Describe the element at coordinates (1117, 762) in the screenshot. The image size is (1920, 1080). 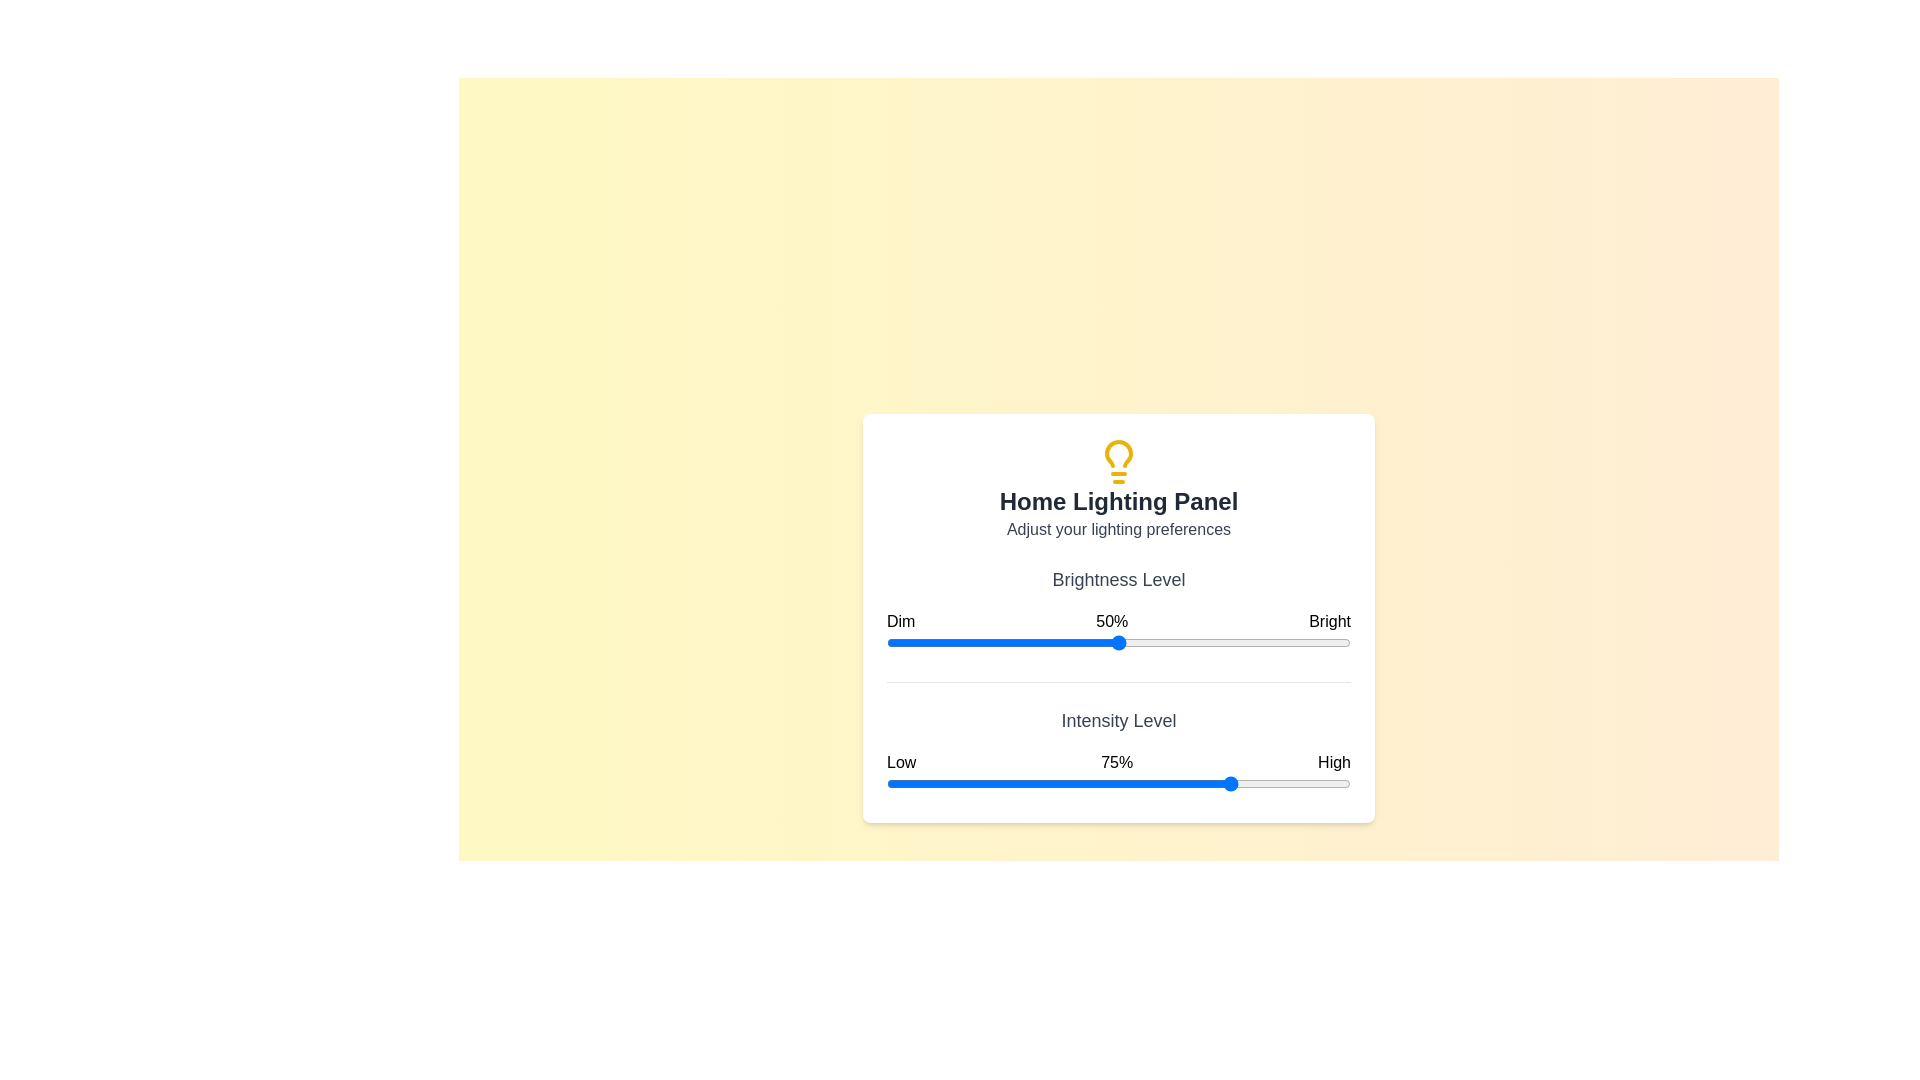
I see `the Label group for the slider's intended function, which shows 'Low', '75%', and 'High' under the label 'Intensity Level'` at that location.